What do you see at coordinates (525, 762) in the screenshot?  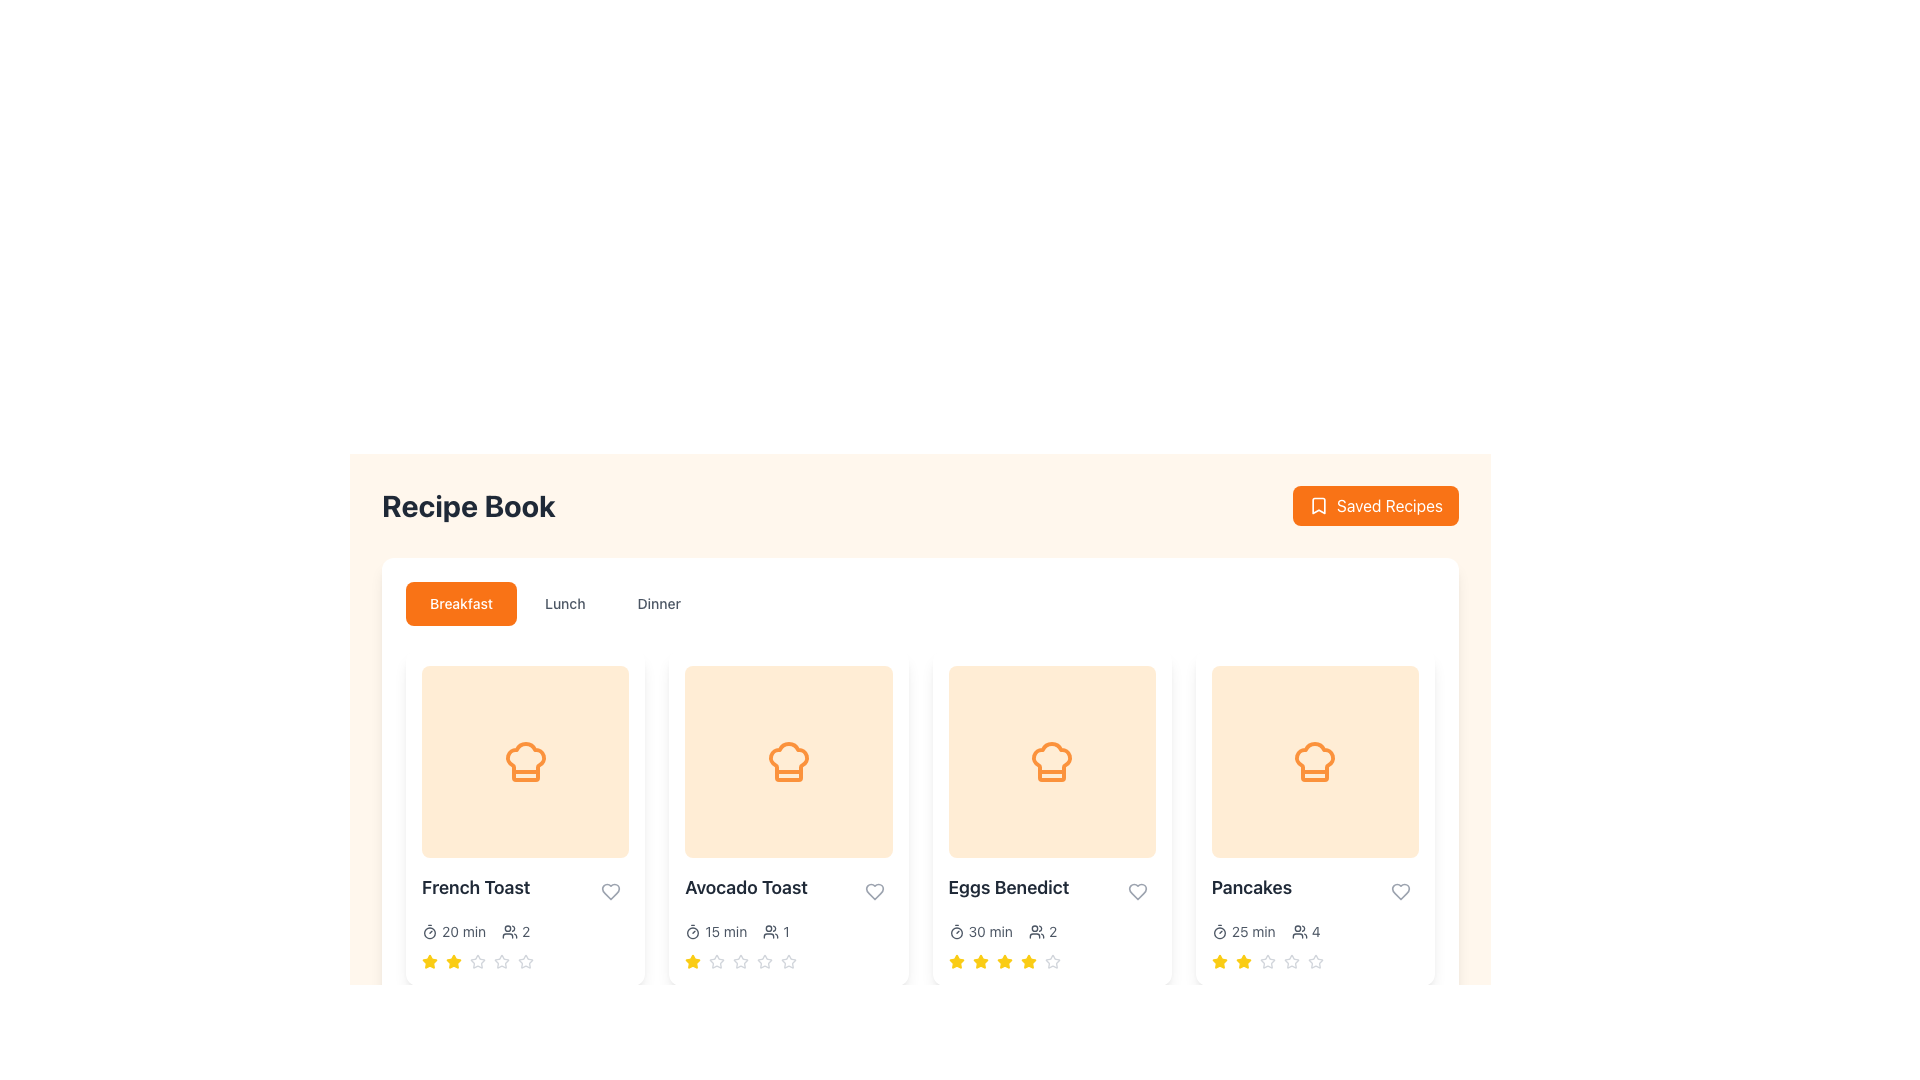 I see `the chef's hat icon representing the recipe category for 'French Toast' in the 'Breakfast' tab` at bounding box center [525, 762].